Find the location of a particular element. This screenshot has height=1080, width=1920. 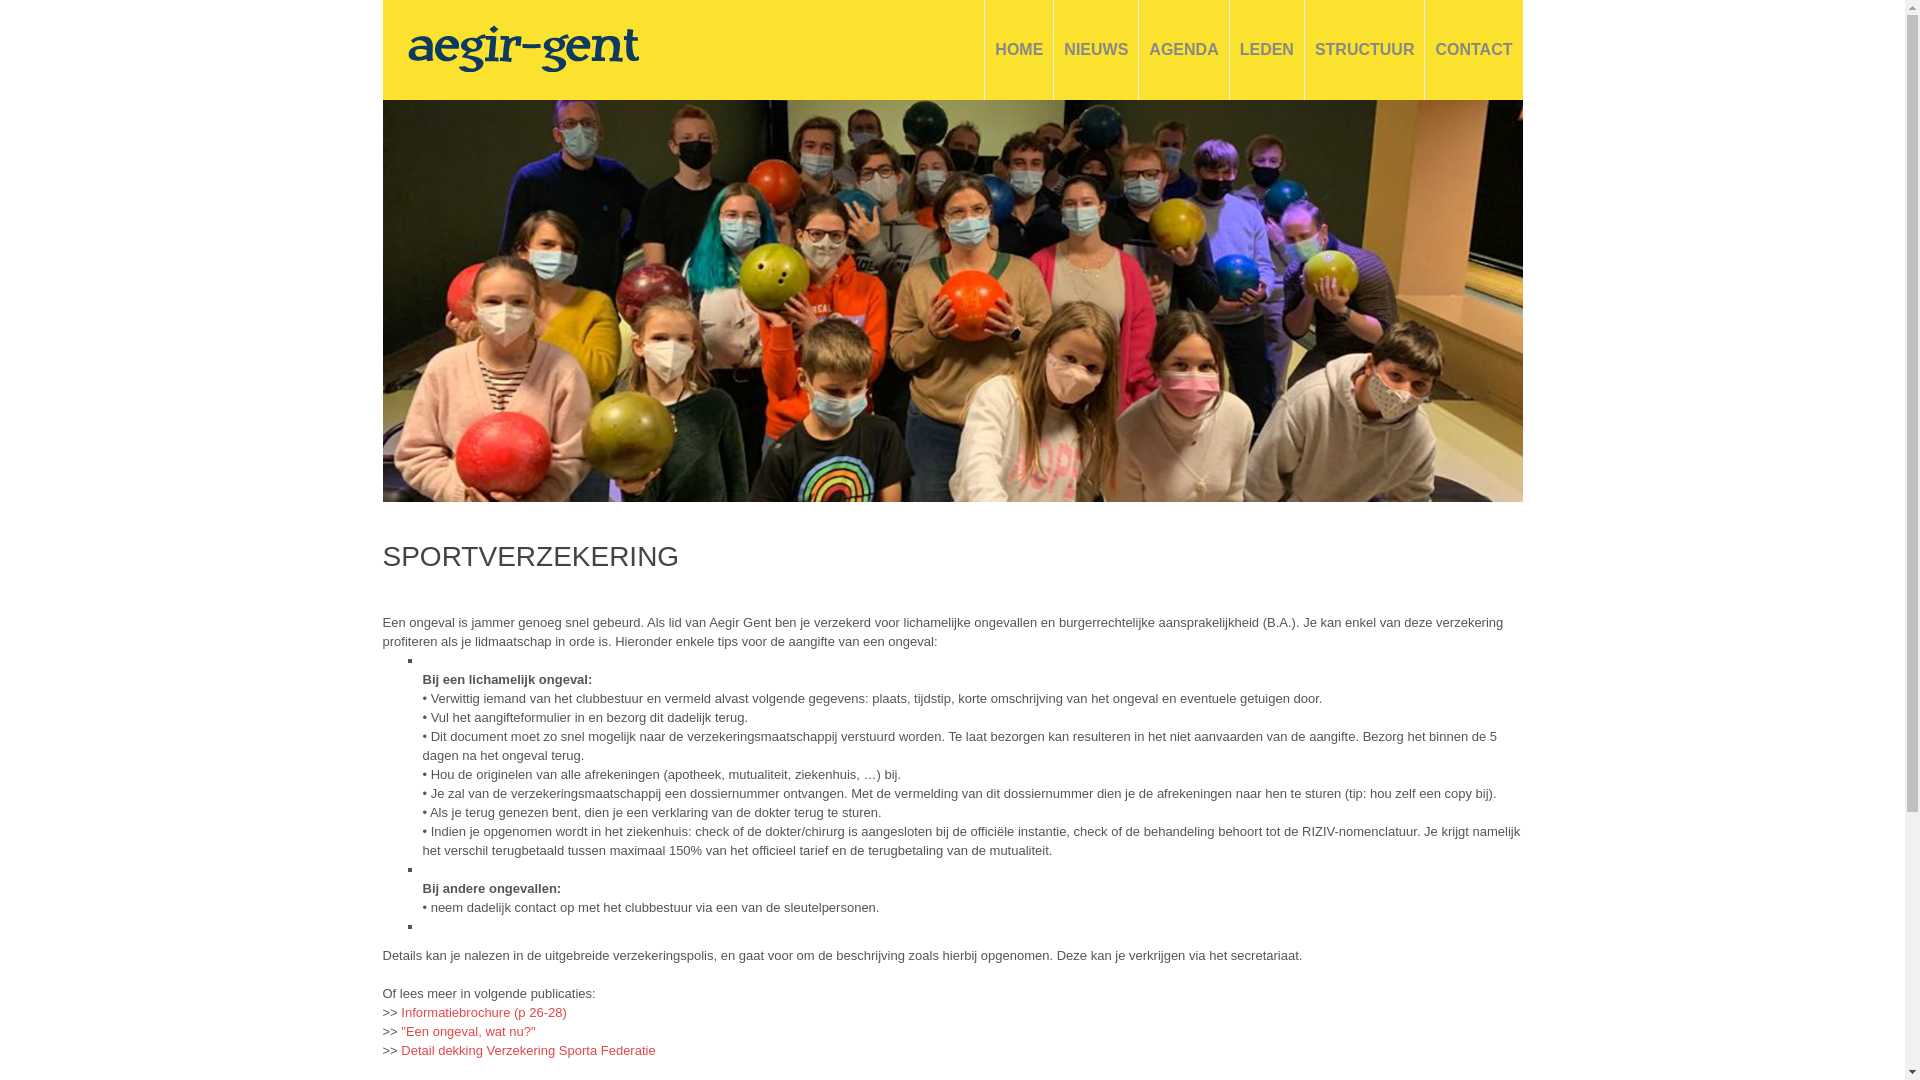

'NIEUWS' is located at coordinates (1094, 49).